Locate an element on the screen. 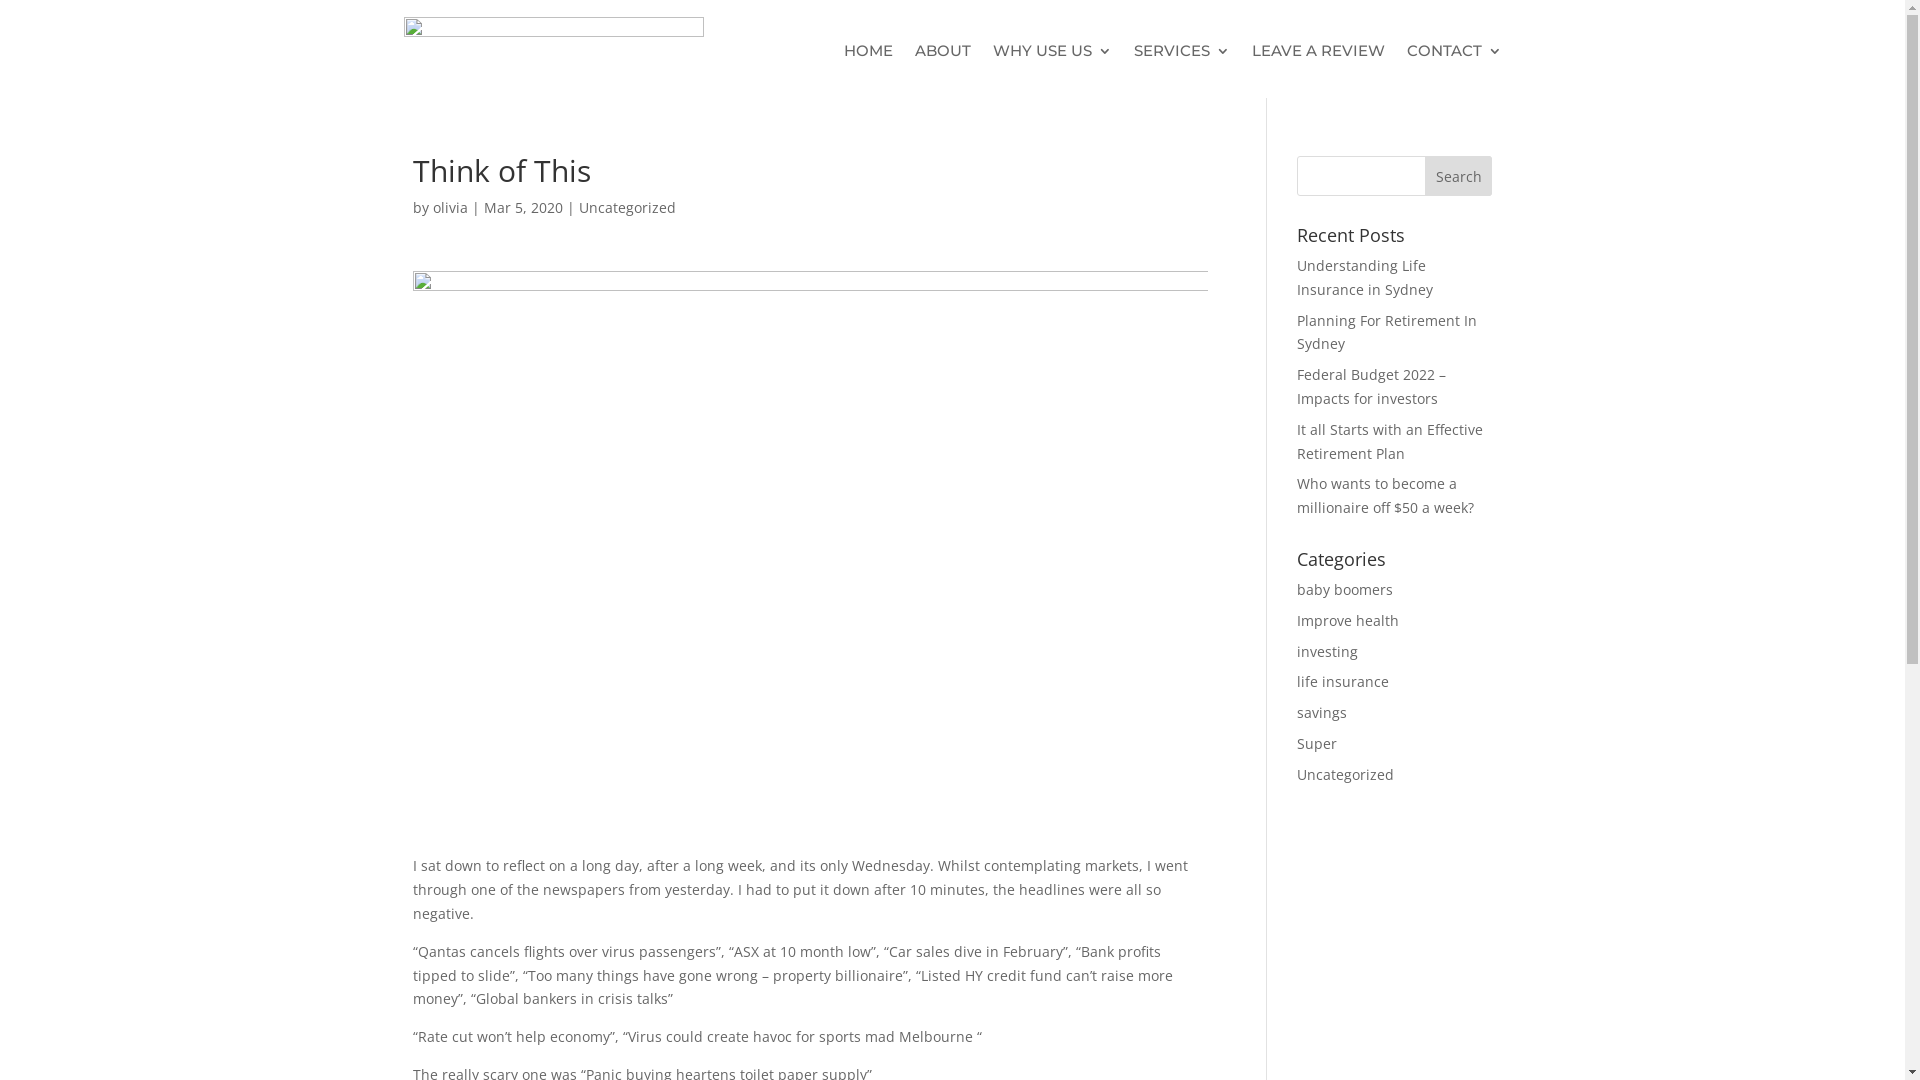 The height and width of the screenshot is (1080, 1920). 'LEAVE A REVIEW' is located at coordinates (1318, 49).